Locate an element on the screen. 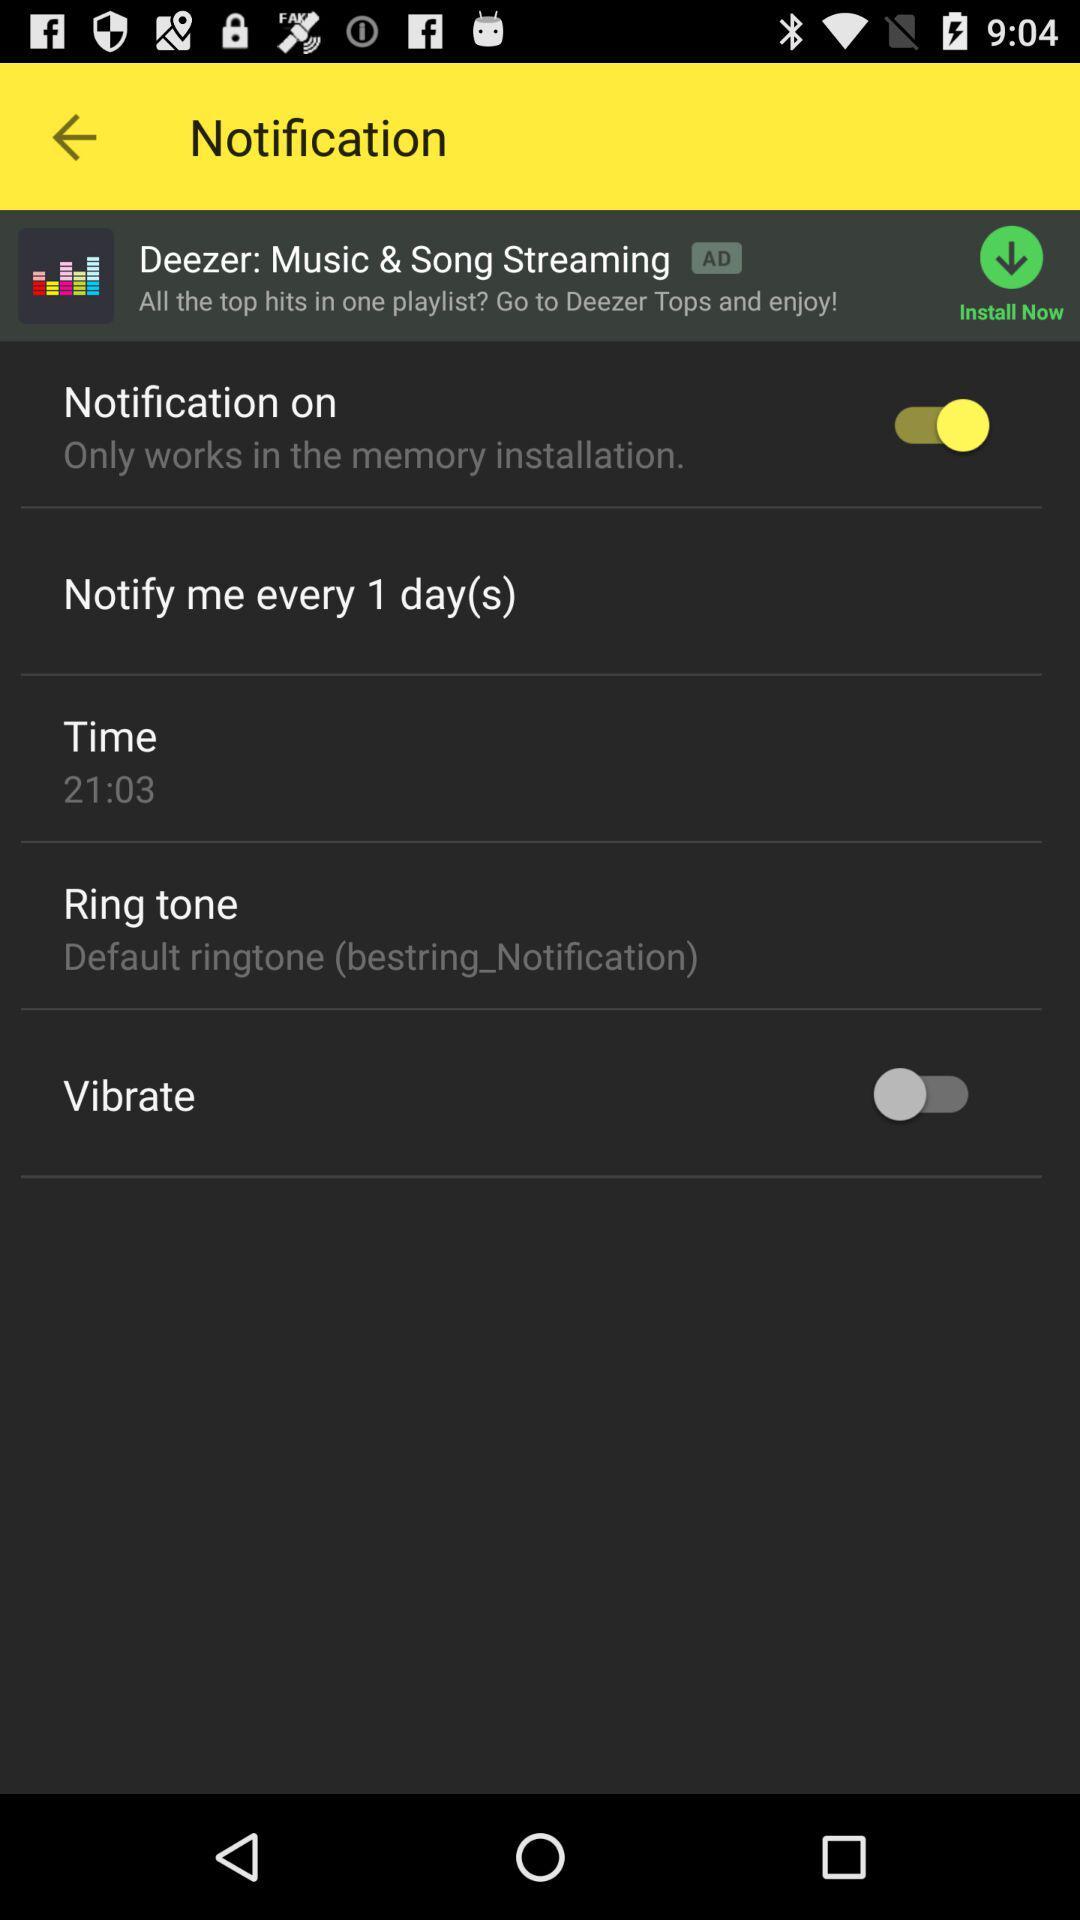 This screenshot has width=1080, height=1920. icon next to notification app is located at coordinates (72, 135).